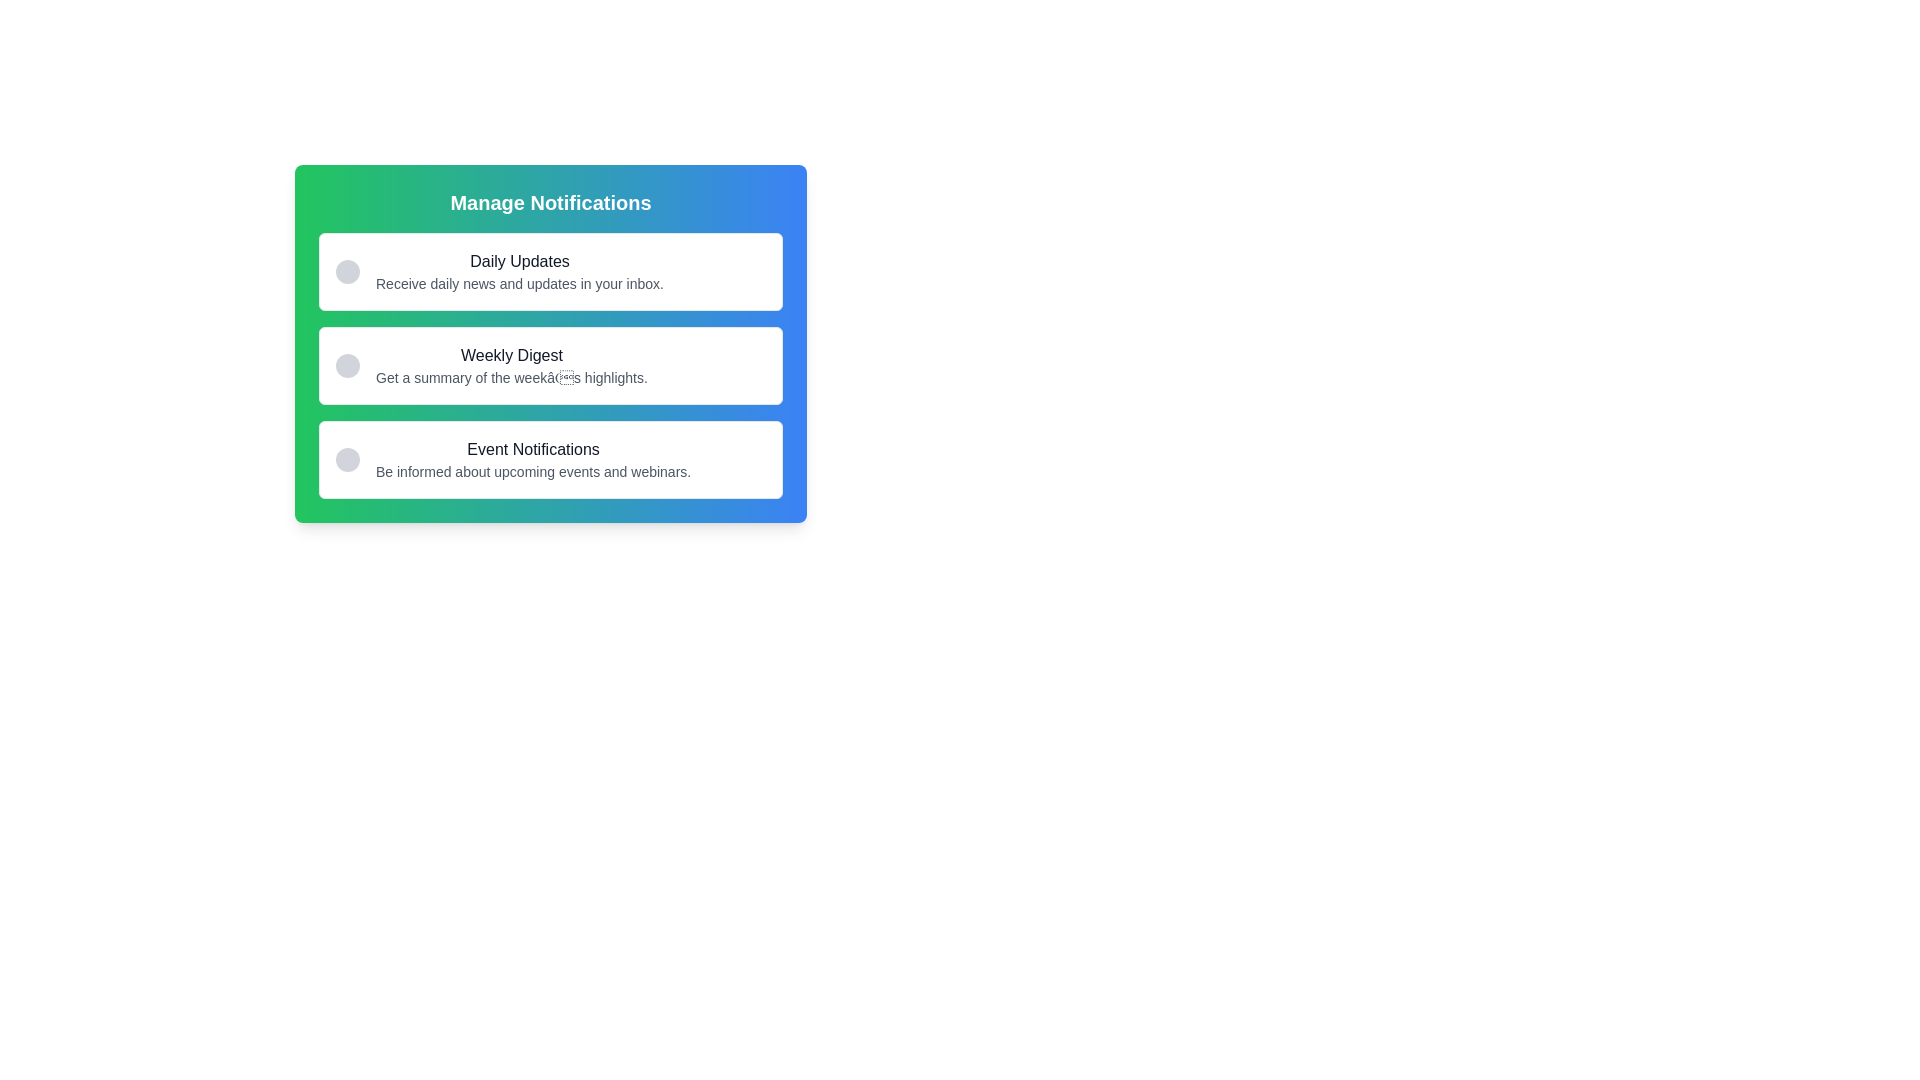  I want to click on the circular visual placeholder or unselected selection indicator next to the 'Weekly Digest' option in the notification management panel, so click(347, 366).